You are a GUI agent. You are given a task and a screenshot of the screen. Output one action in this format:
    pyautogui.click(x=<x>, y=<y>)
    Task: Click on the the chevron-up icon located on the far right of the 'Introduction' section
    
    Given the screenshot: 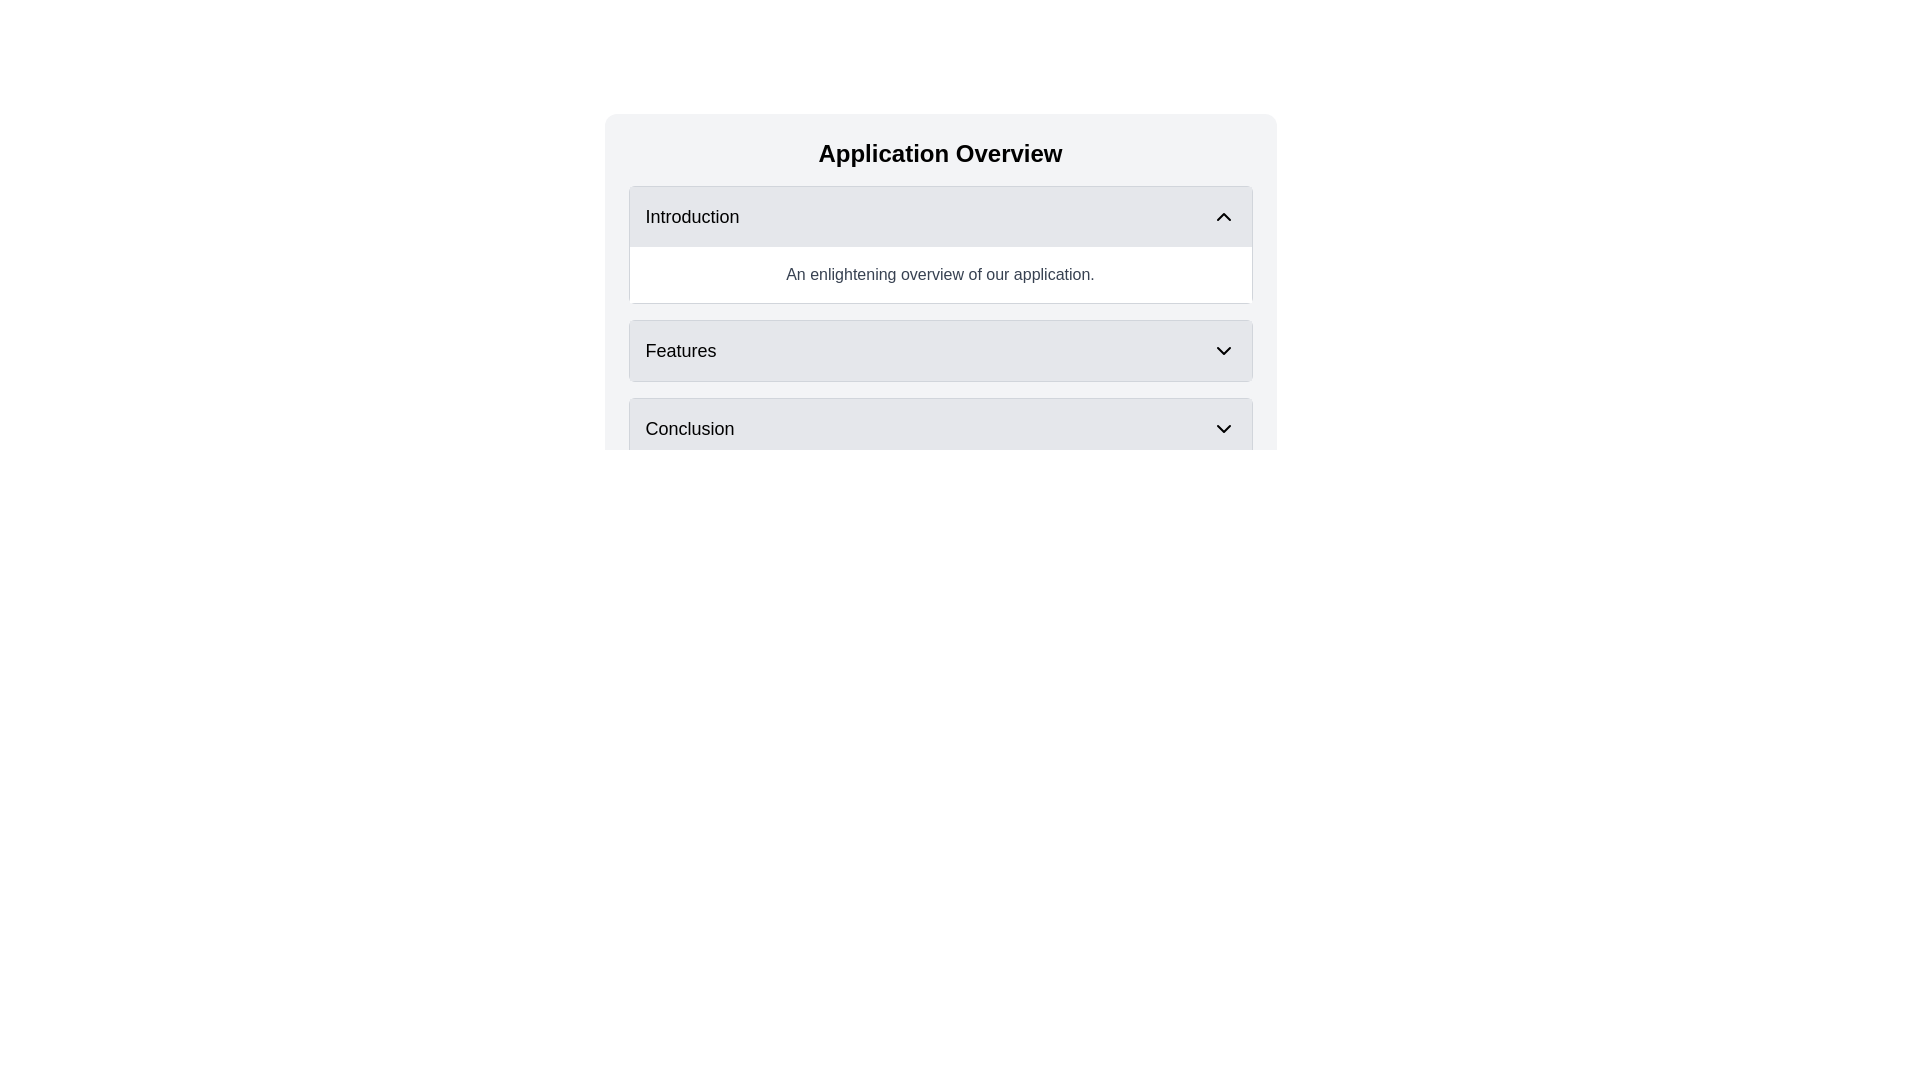 What is the action you would take?
    pyautogui.click(x=1222, y=216)
    